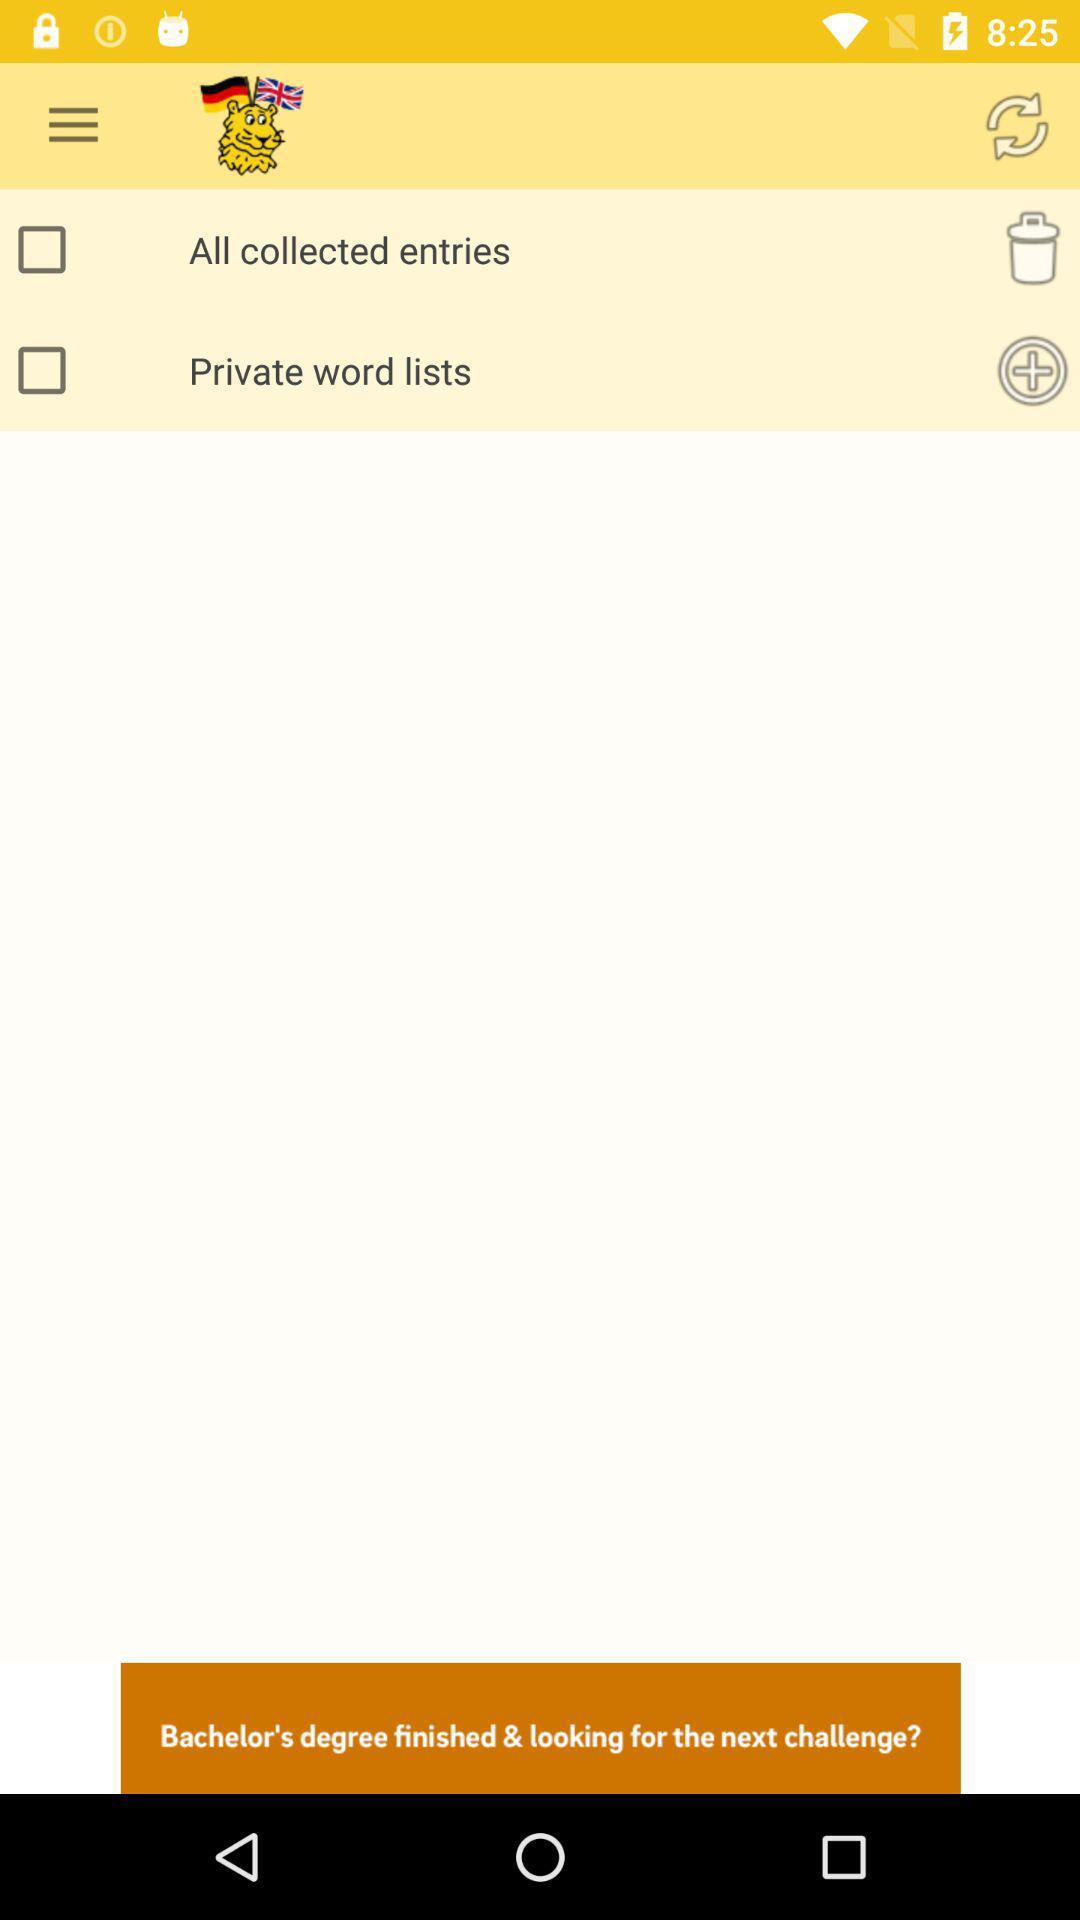  Describe the element at coordinates (1032, 248) in the screenshot. I see `delete` at that location.